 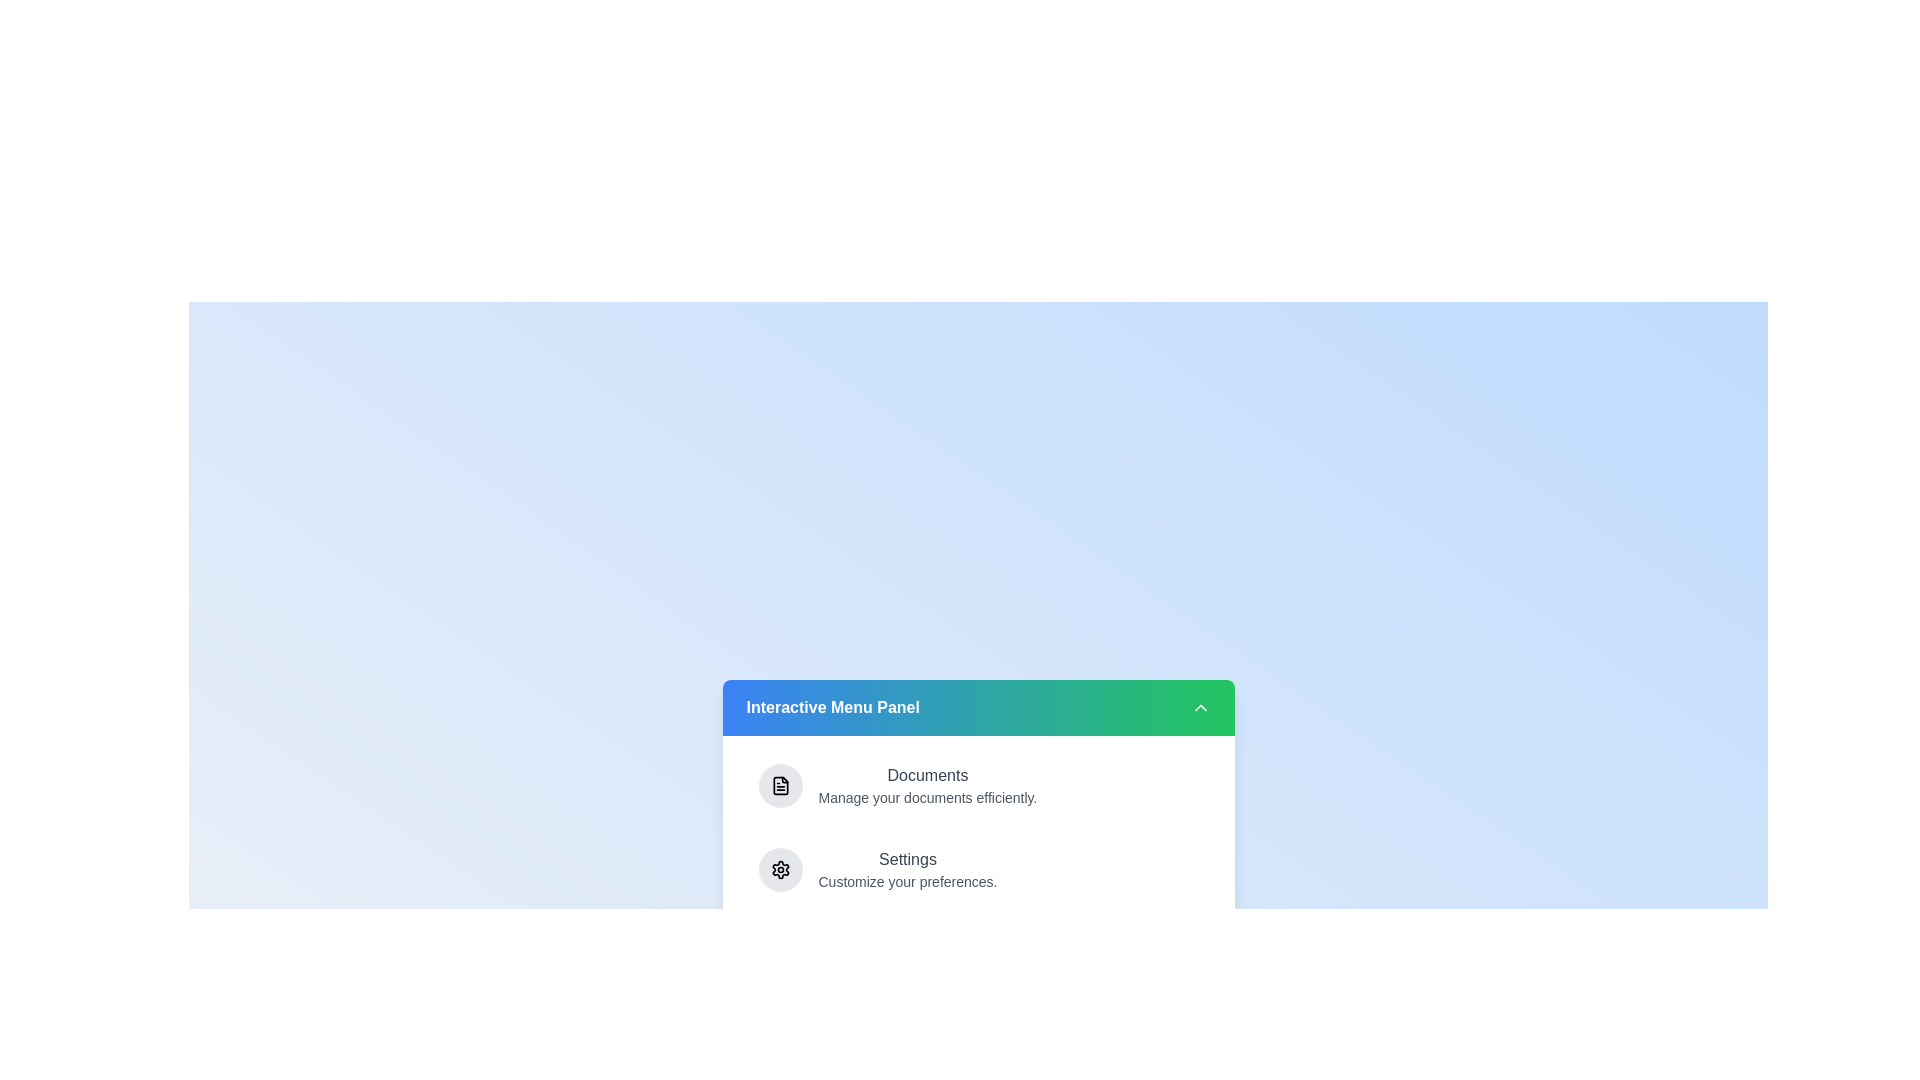 I want to click on the menu item More Options to highlight it, so click(x=978, y=952).